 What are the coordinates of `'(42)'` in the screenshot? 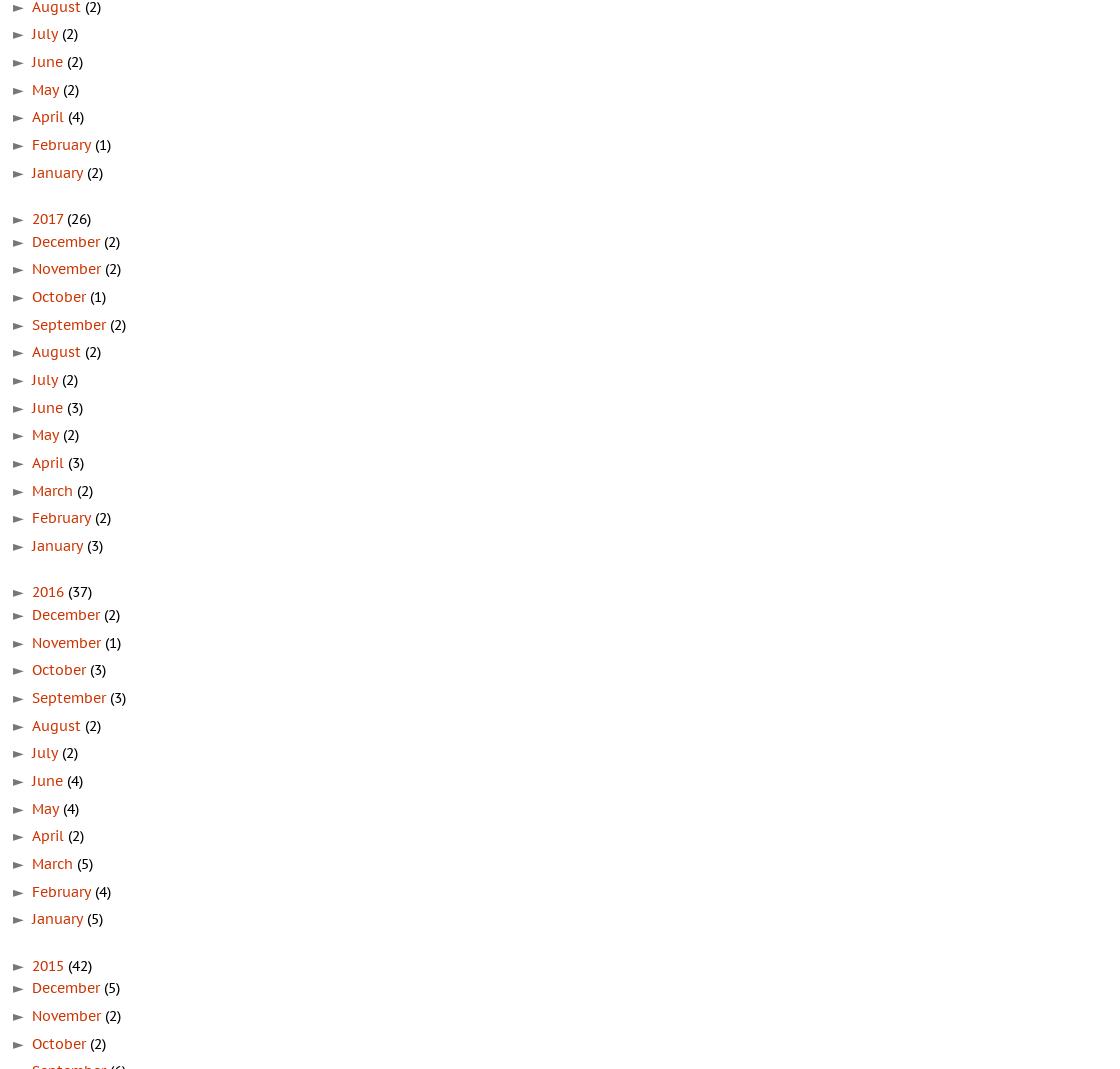 It's located at (79, 964).